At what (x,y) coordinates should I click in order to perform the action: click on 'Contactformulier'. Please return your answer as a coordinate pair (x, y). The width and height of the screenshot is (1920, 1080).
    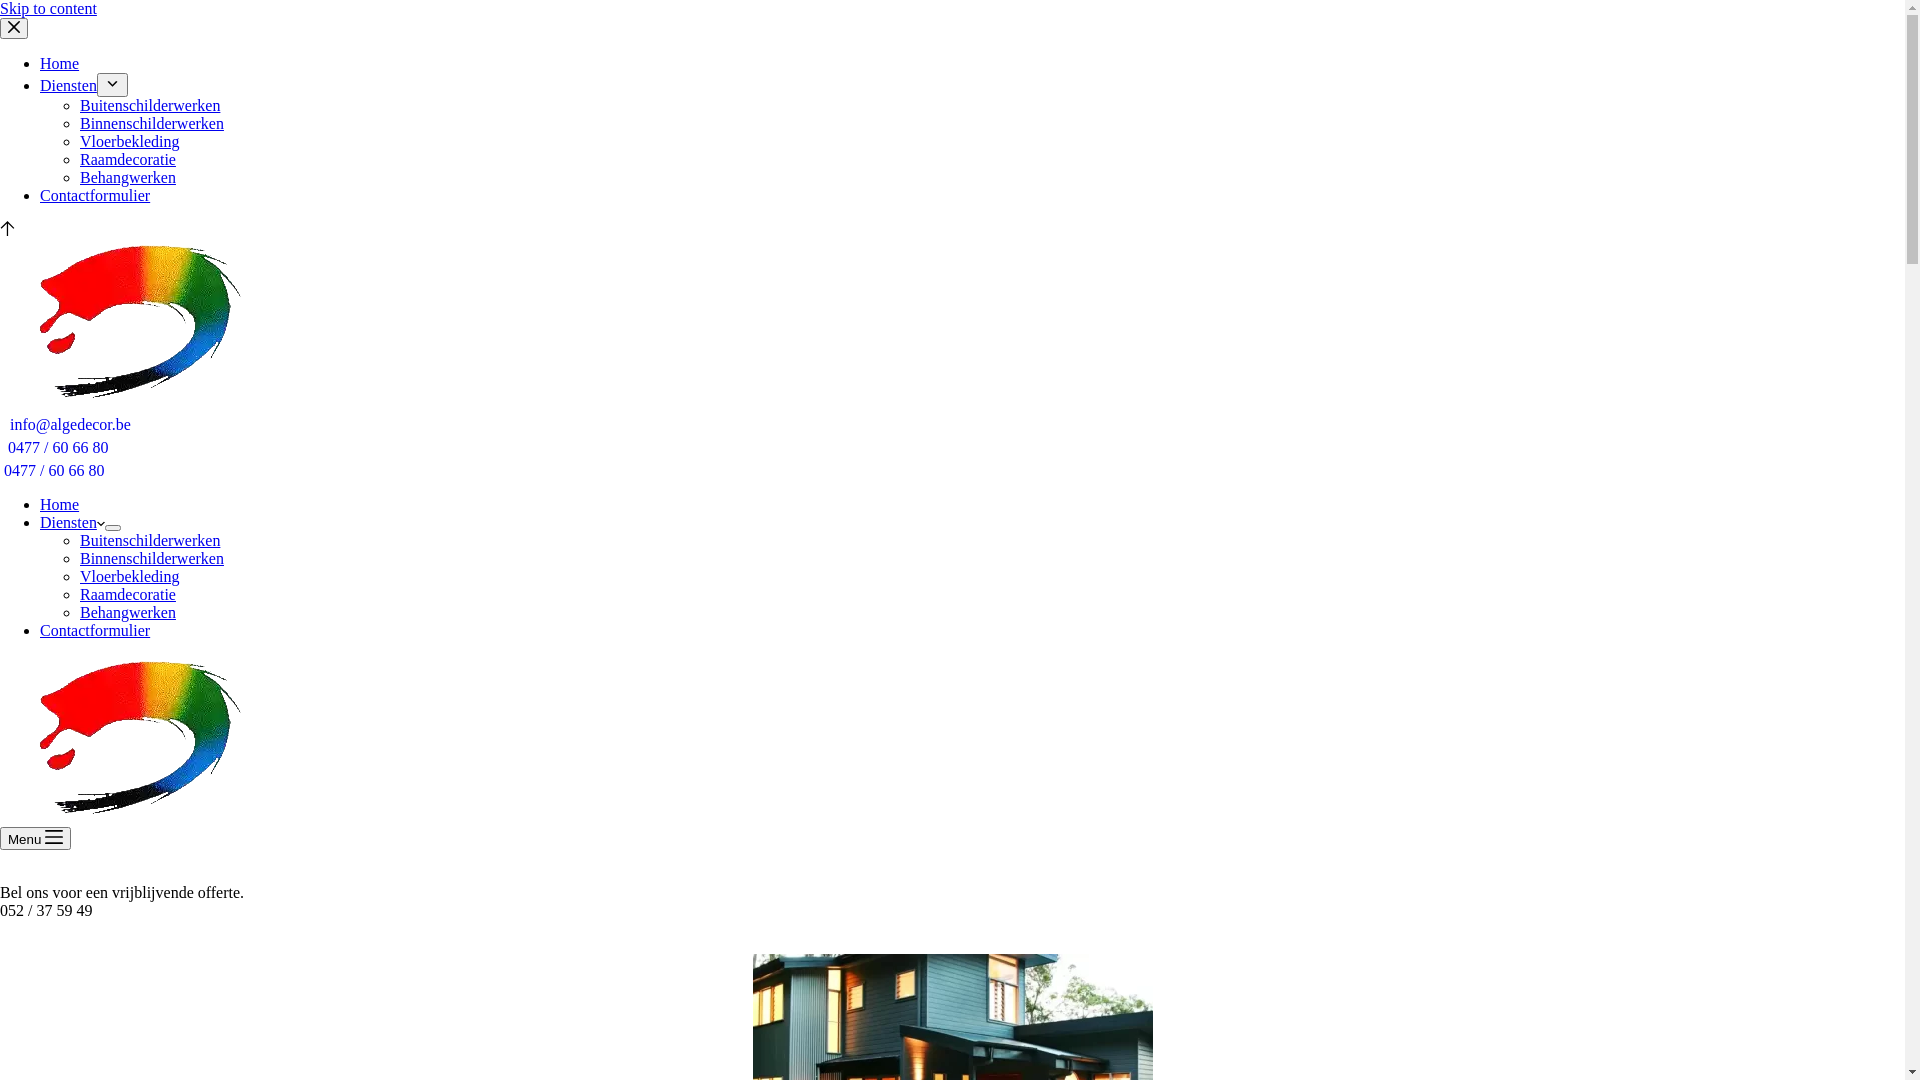
    Looking at the image, I should click on (94, 195).